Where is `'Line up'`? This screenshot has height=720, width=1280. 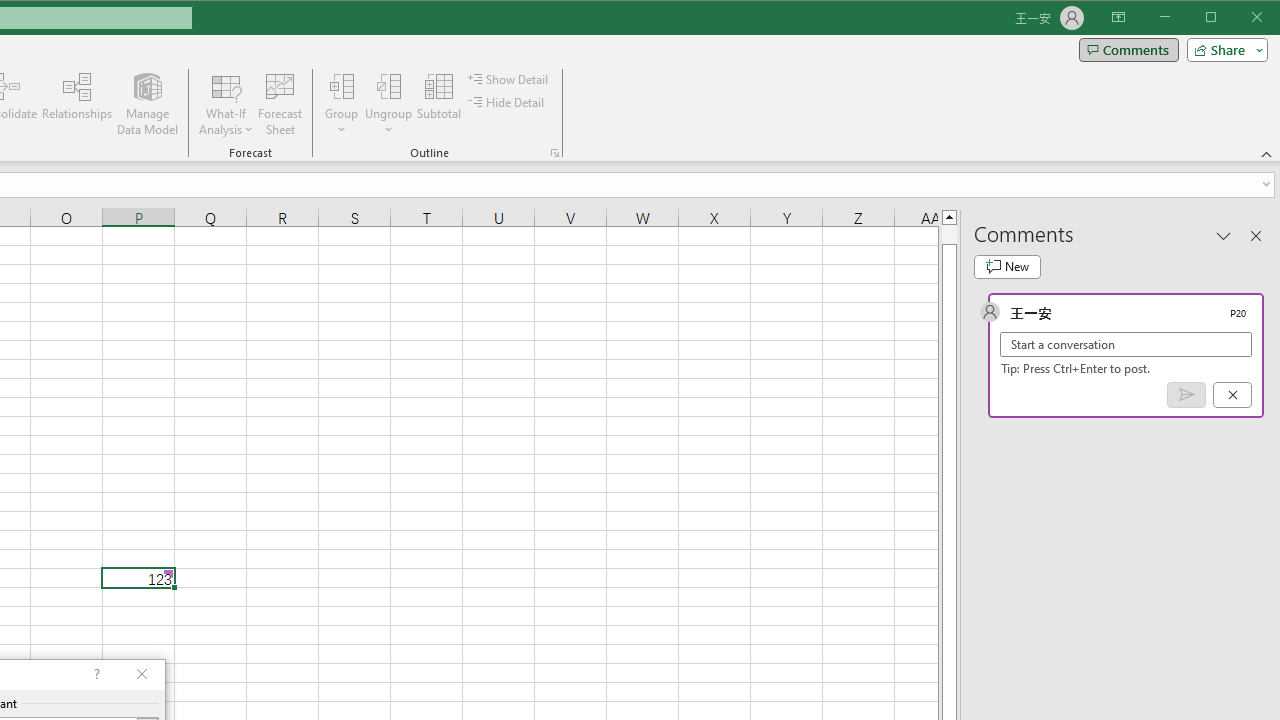
'Line up' is located at coordinates (948, 216).